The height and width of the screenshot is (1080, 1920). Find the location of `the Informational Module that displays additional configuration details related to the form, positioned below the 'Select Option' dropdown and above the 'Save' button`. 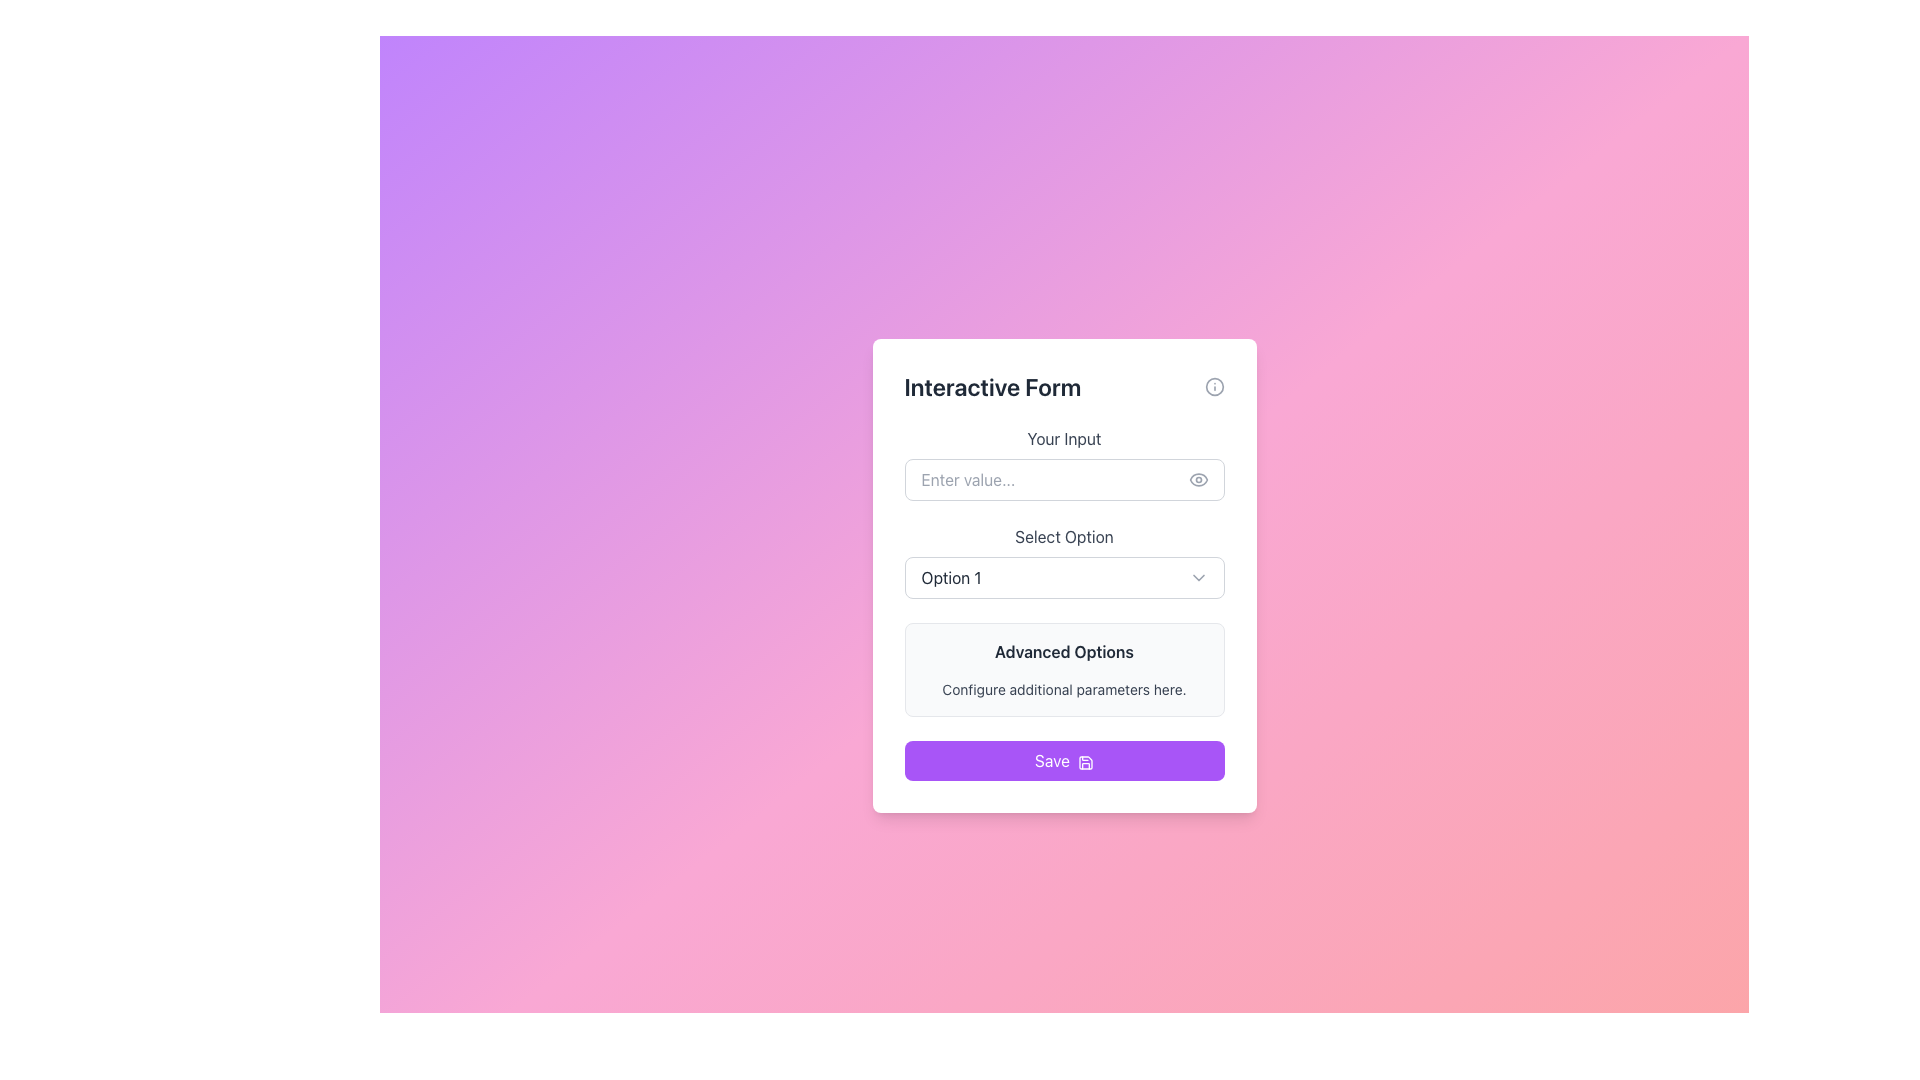

the Informational Module that displays additional configuration details related to the form, positioned below the 'Select Option' dropdown and above the 'Save' button is located at coordinates (1063, 670).